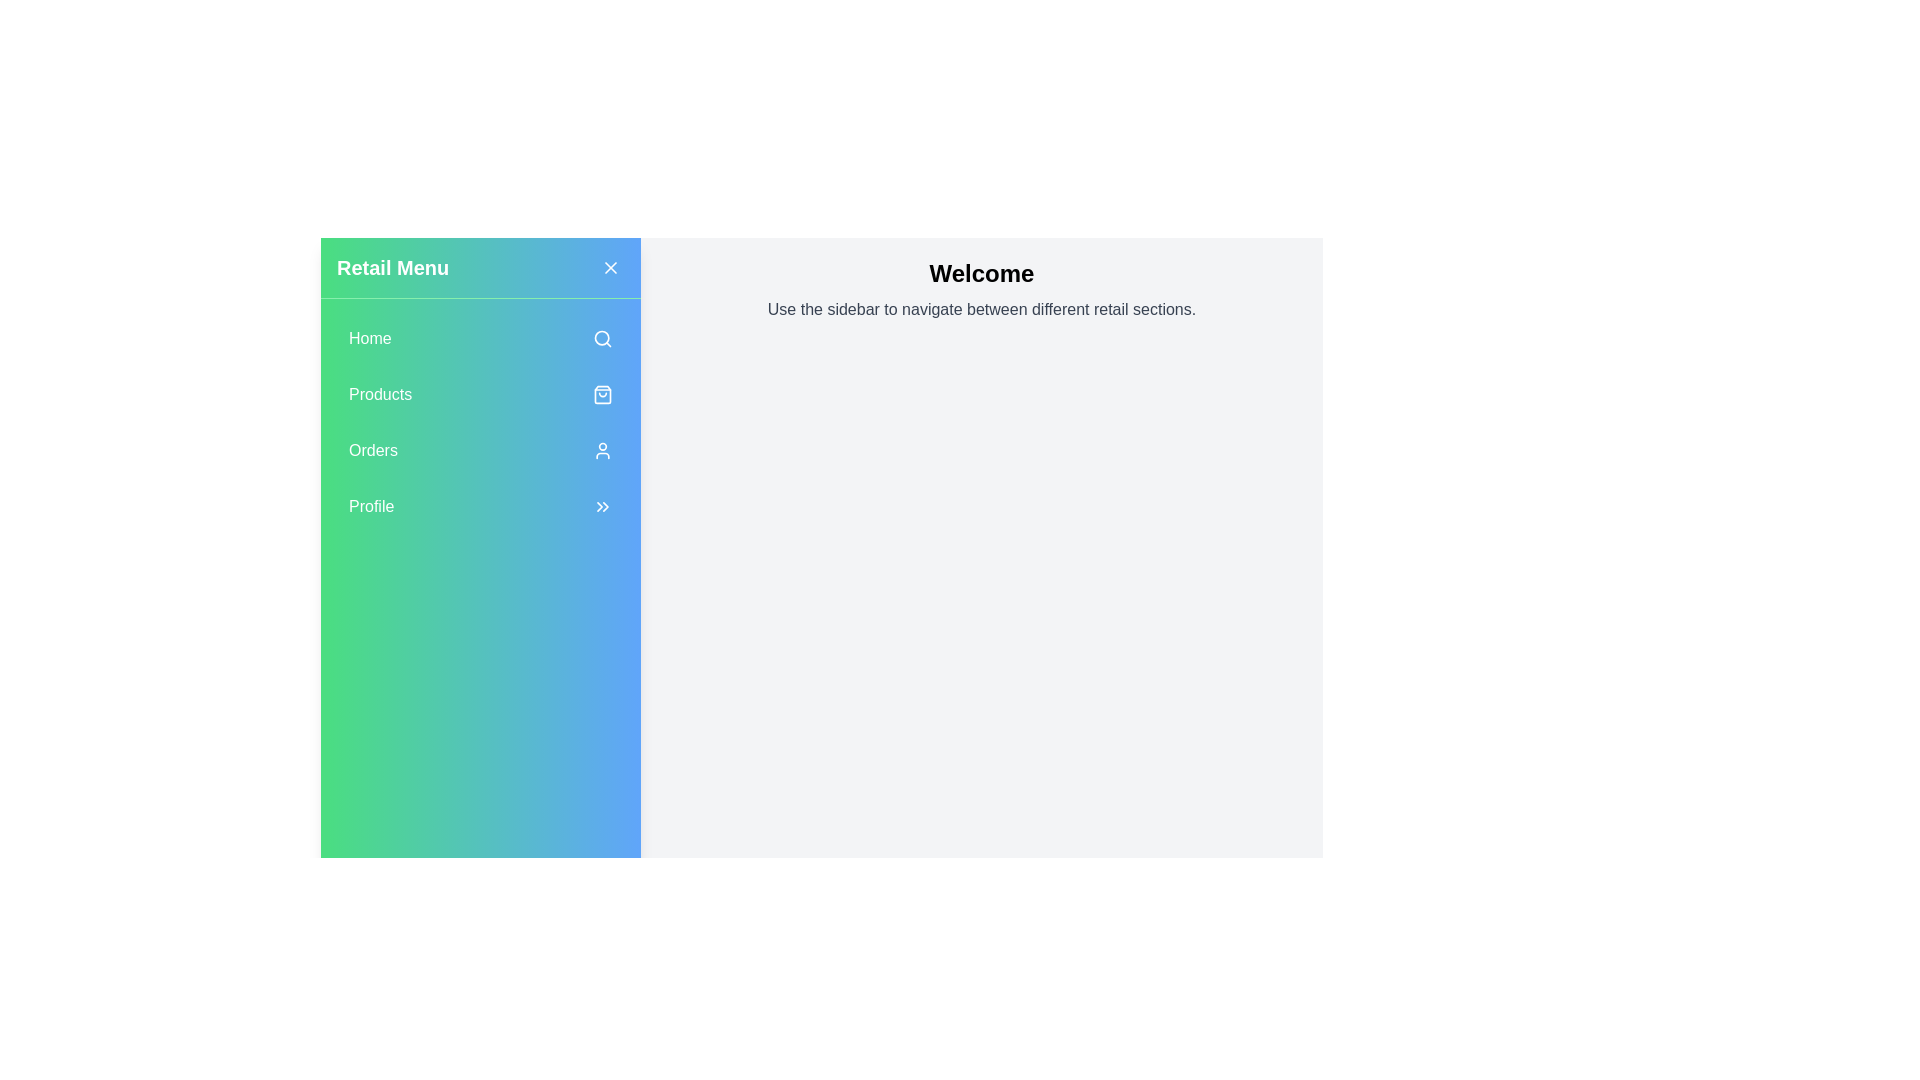 The image size is (1920, 1080). Describe the element at coordinates (602, 505) in the screenshot. I see `the right-pointing double chevron icon, which is rendered in white on a blue background, located to the far right of the 'Profile' text in the sidebar menu` at that location.